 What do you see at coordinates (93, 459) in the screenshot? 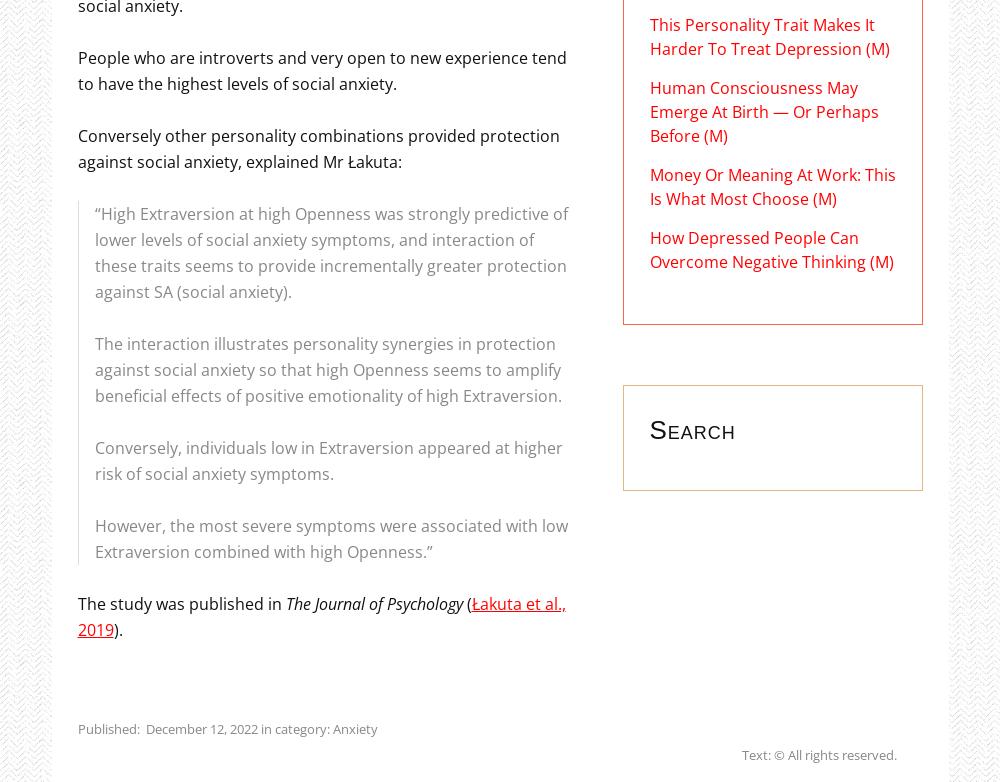
I see `'Conversely, individuals low in Extraversion appeared at higher risk of social anxiety symptoms.'` at bounding box center [93, 459].